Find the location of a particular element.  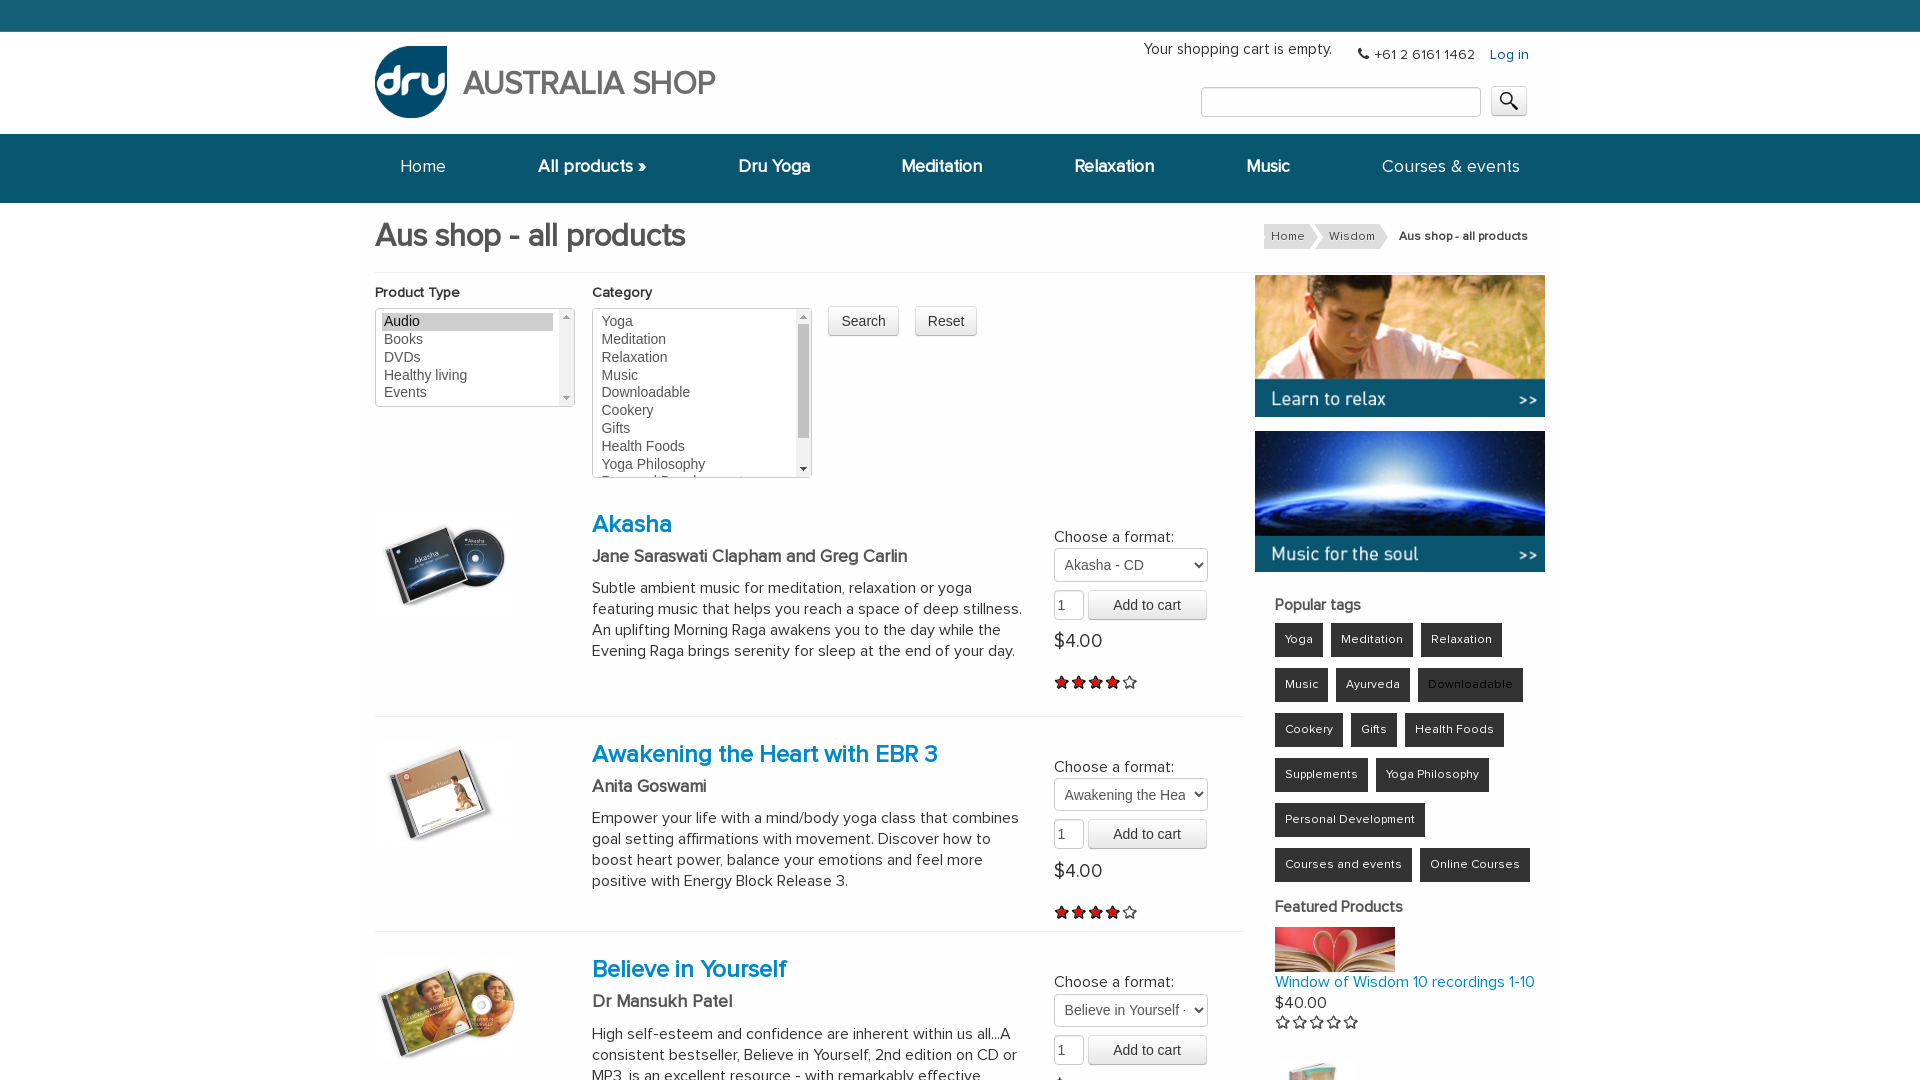

'Give Akasha 4/5' is located at coordinates (1112, 680).